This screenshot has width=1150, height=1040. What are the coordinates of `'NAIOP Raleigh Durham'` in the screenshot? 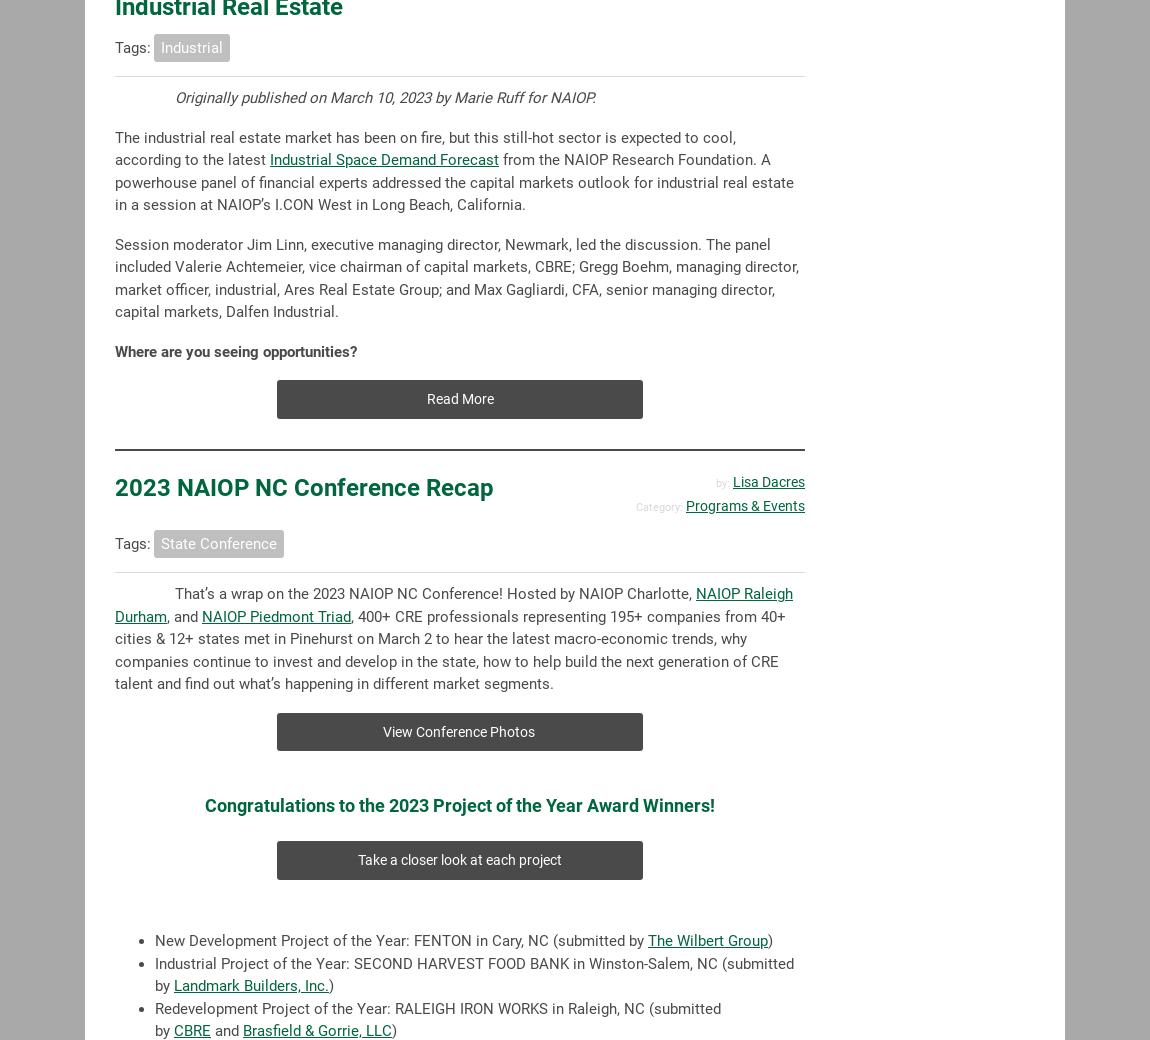 It's located at (454, 603).